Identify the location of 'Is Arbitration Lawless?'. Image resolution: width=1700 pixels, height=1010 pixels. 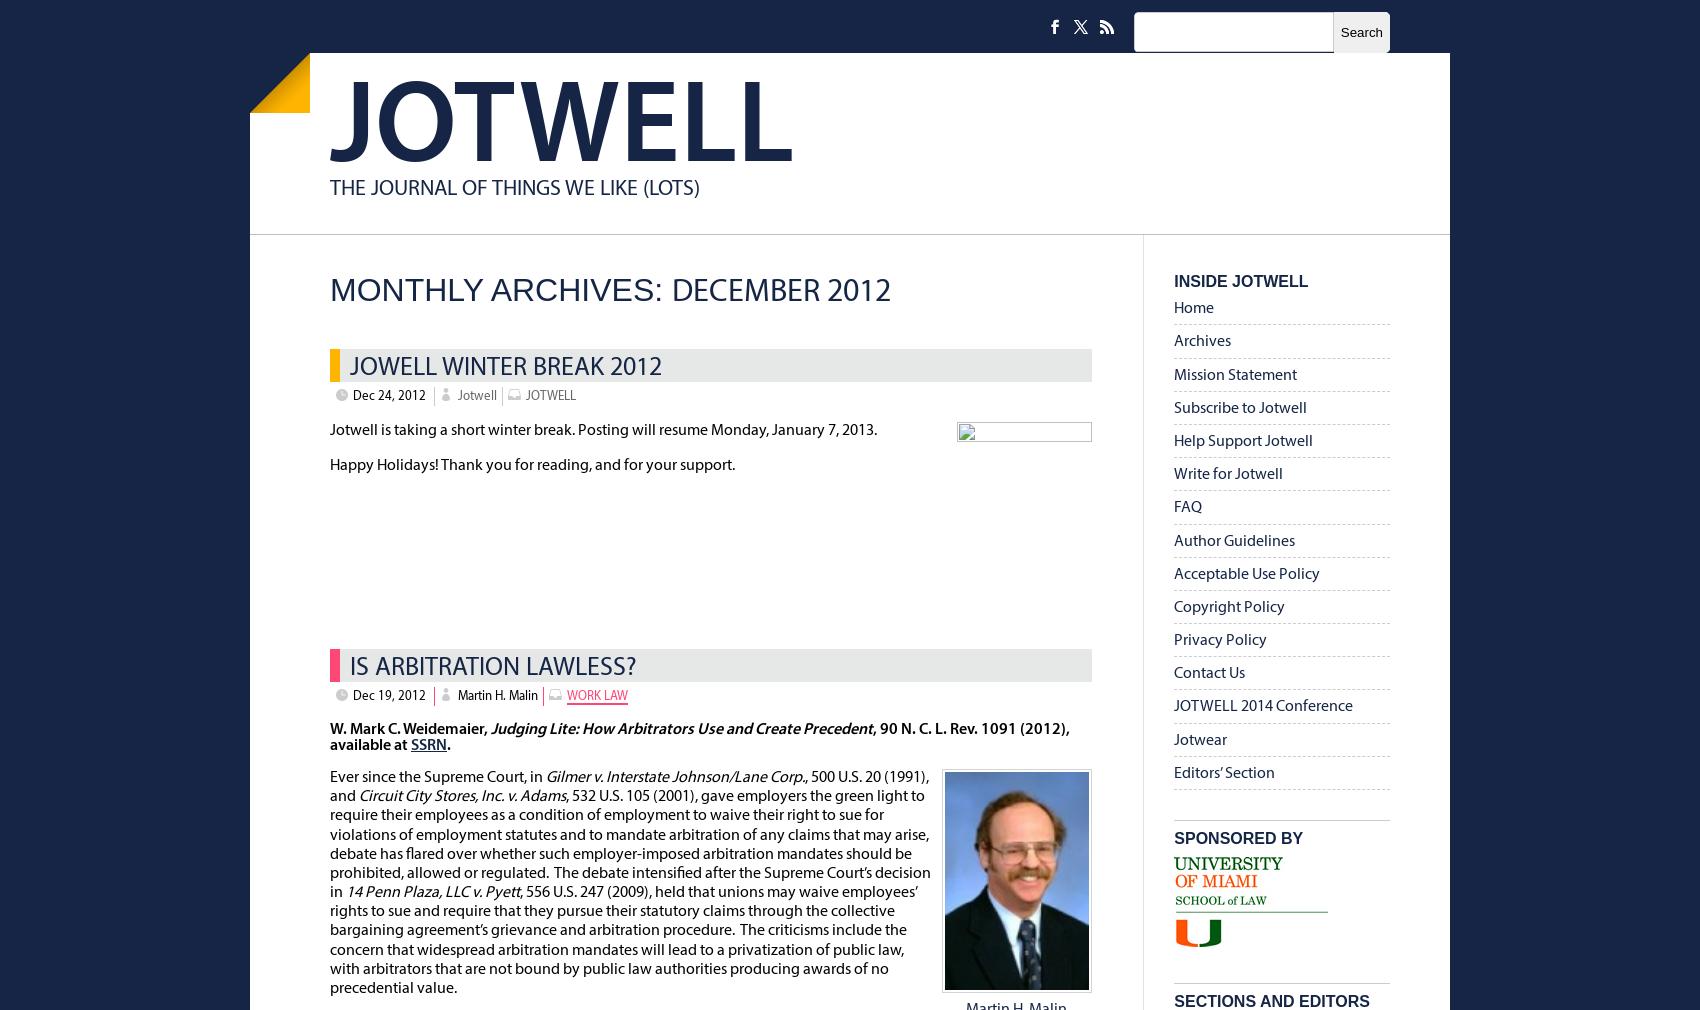
(493, 667).